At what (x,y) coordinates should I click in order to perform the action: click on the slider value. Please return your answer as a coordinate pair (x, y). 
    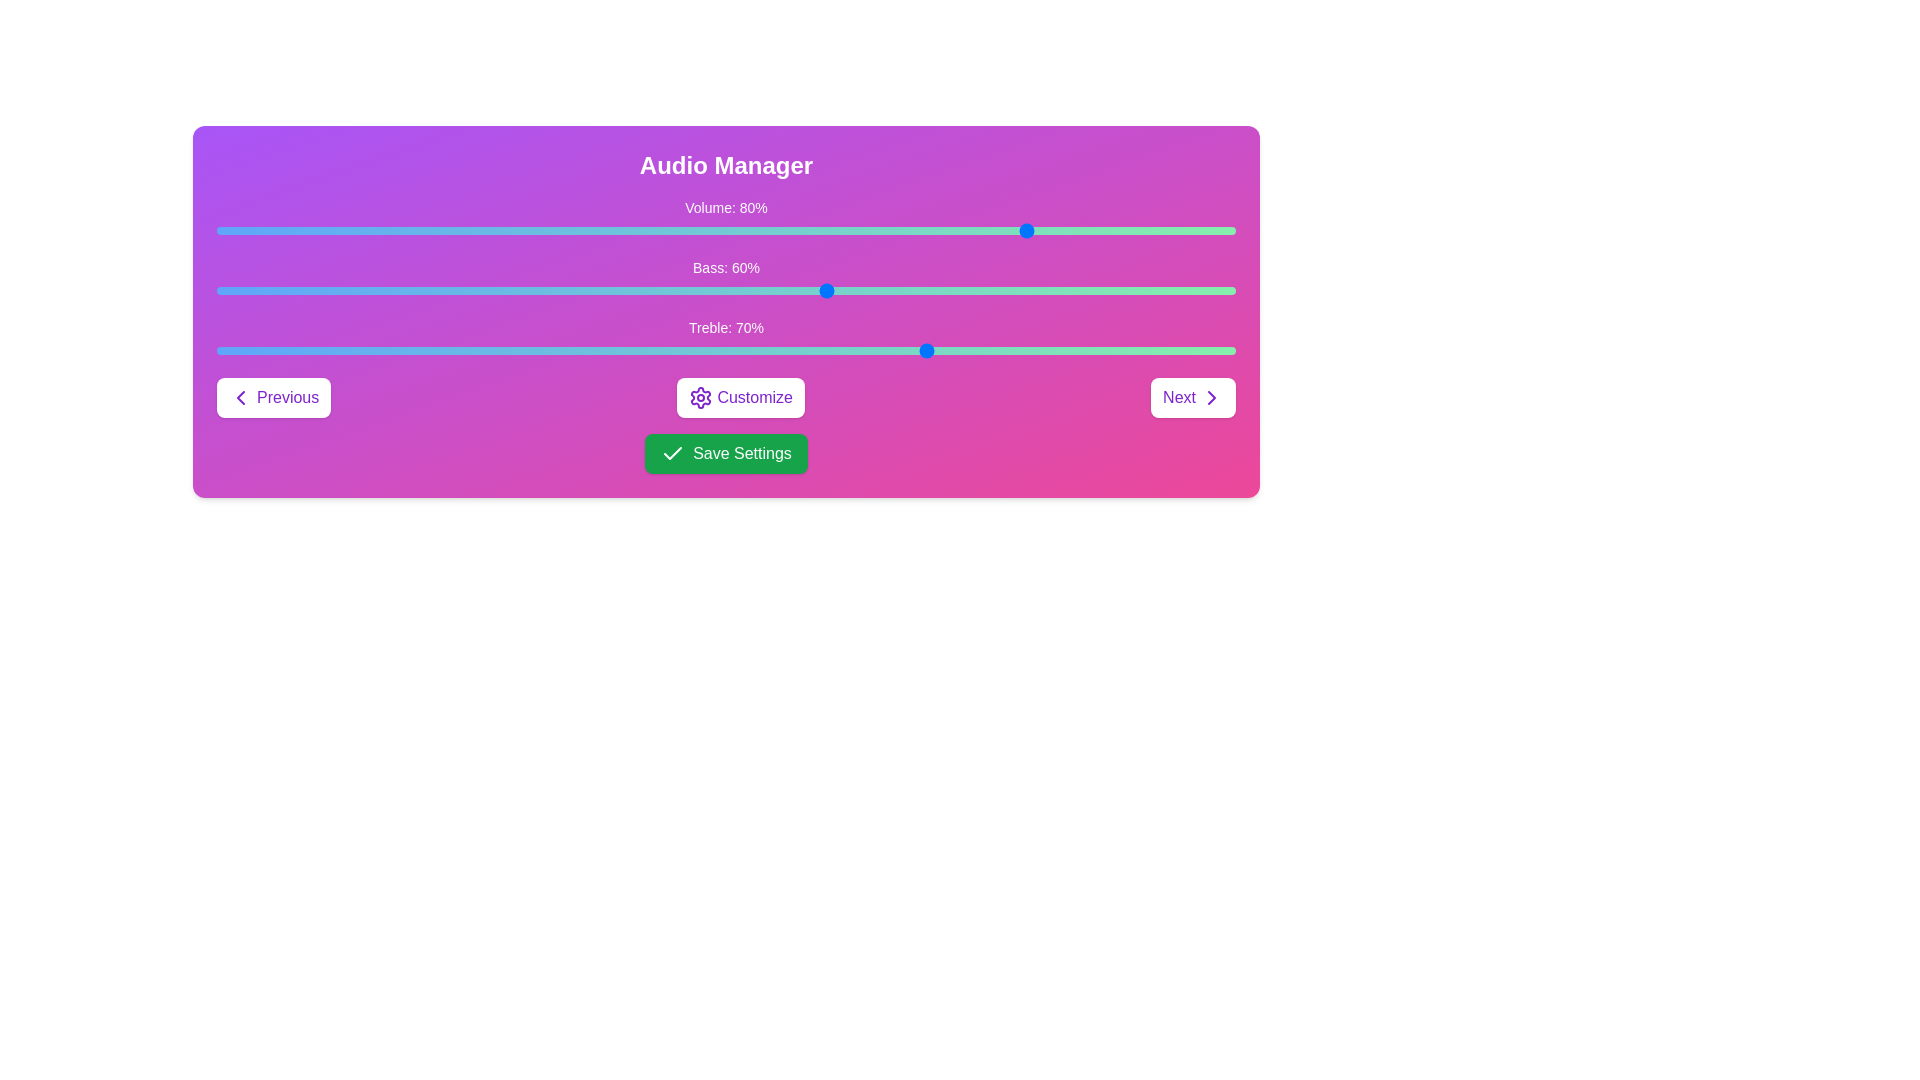
    Looking at the image, I should click on (339, 230).